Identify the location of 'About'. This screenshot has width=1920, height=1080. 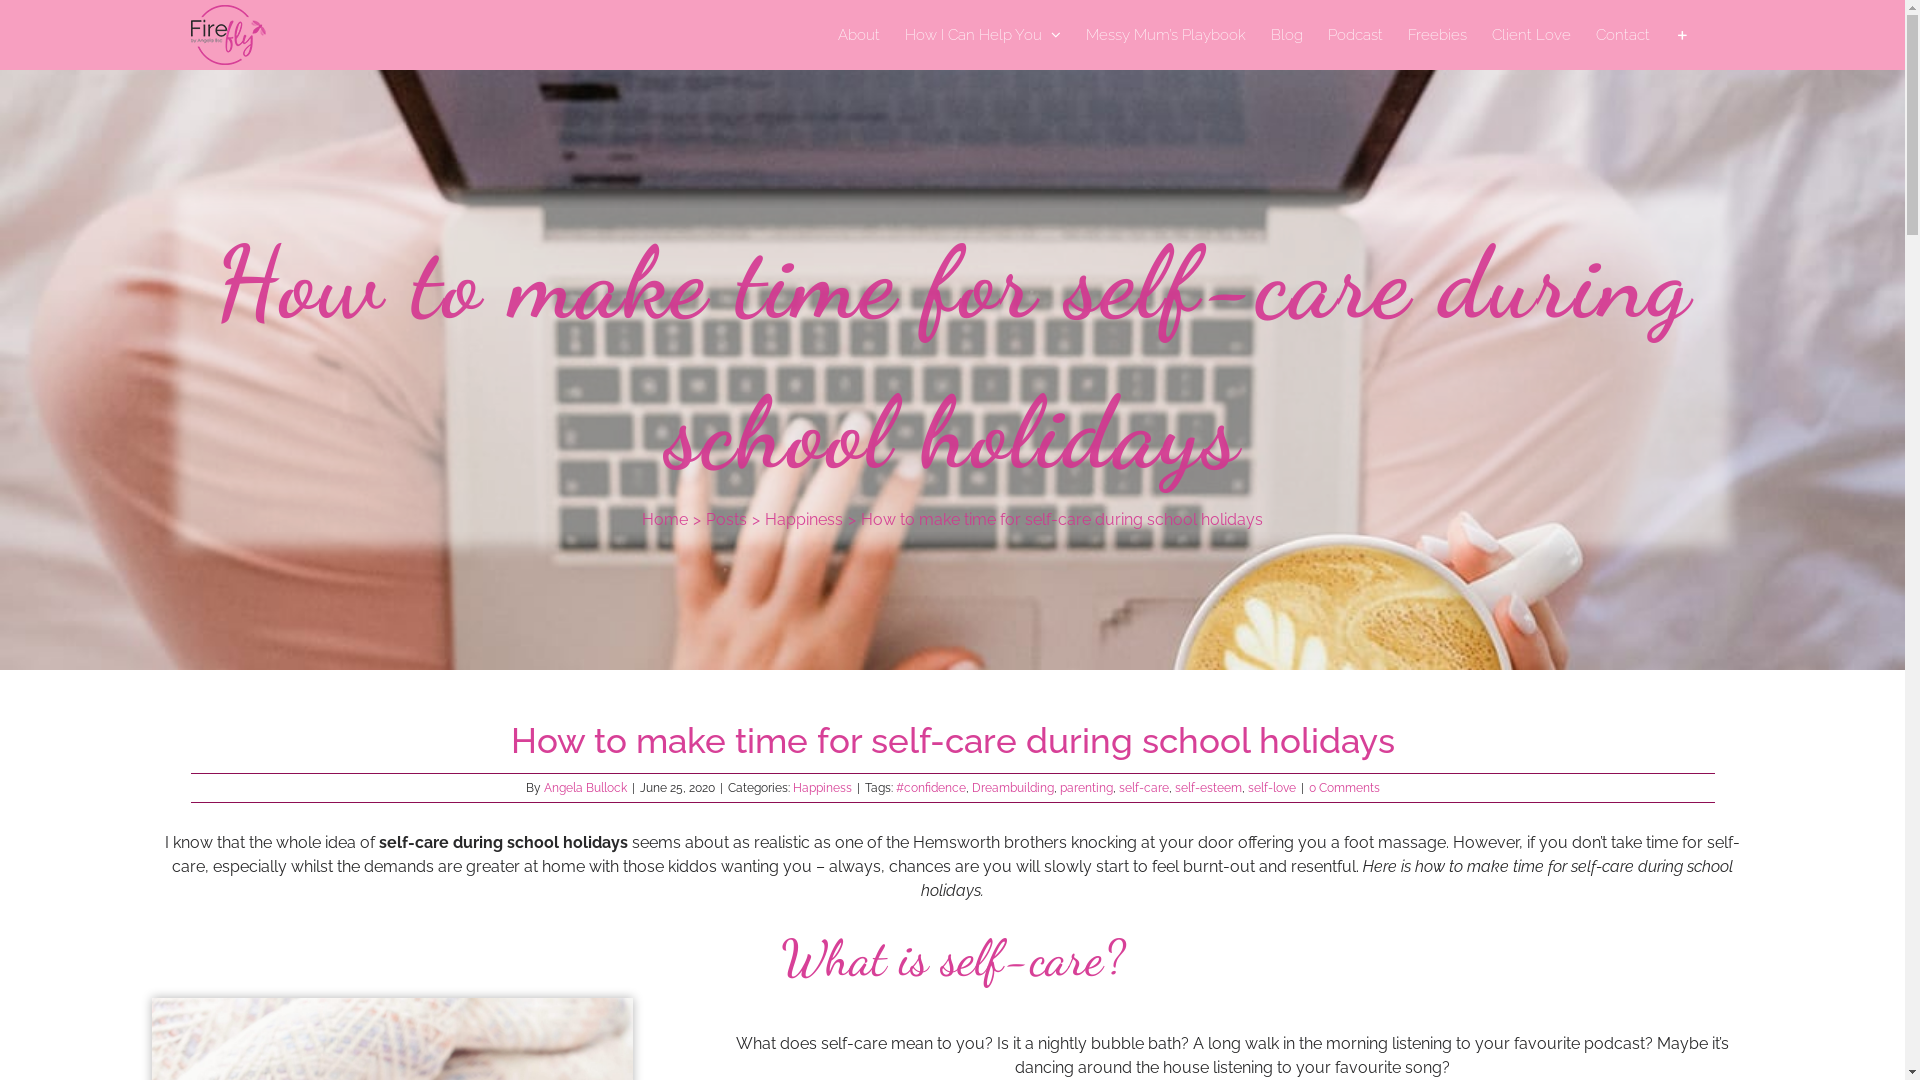
(859, 34).